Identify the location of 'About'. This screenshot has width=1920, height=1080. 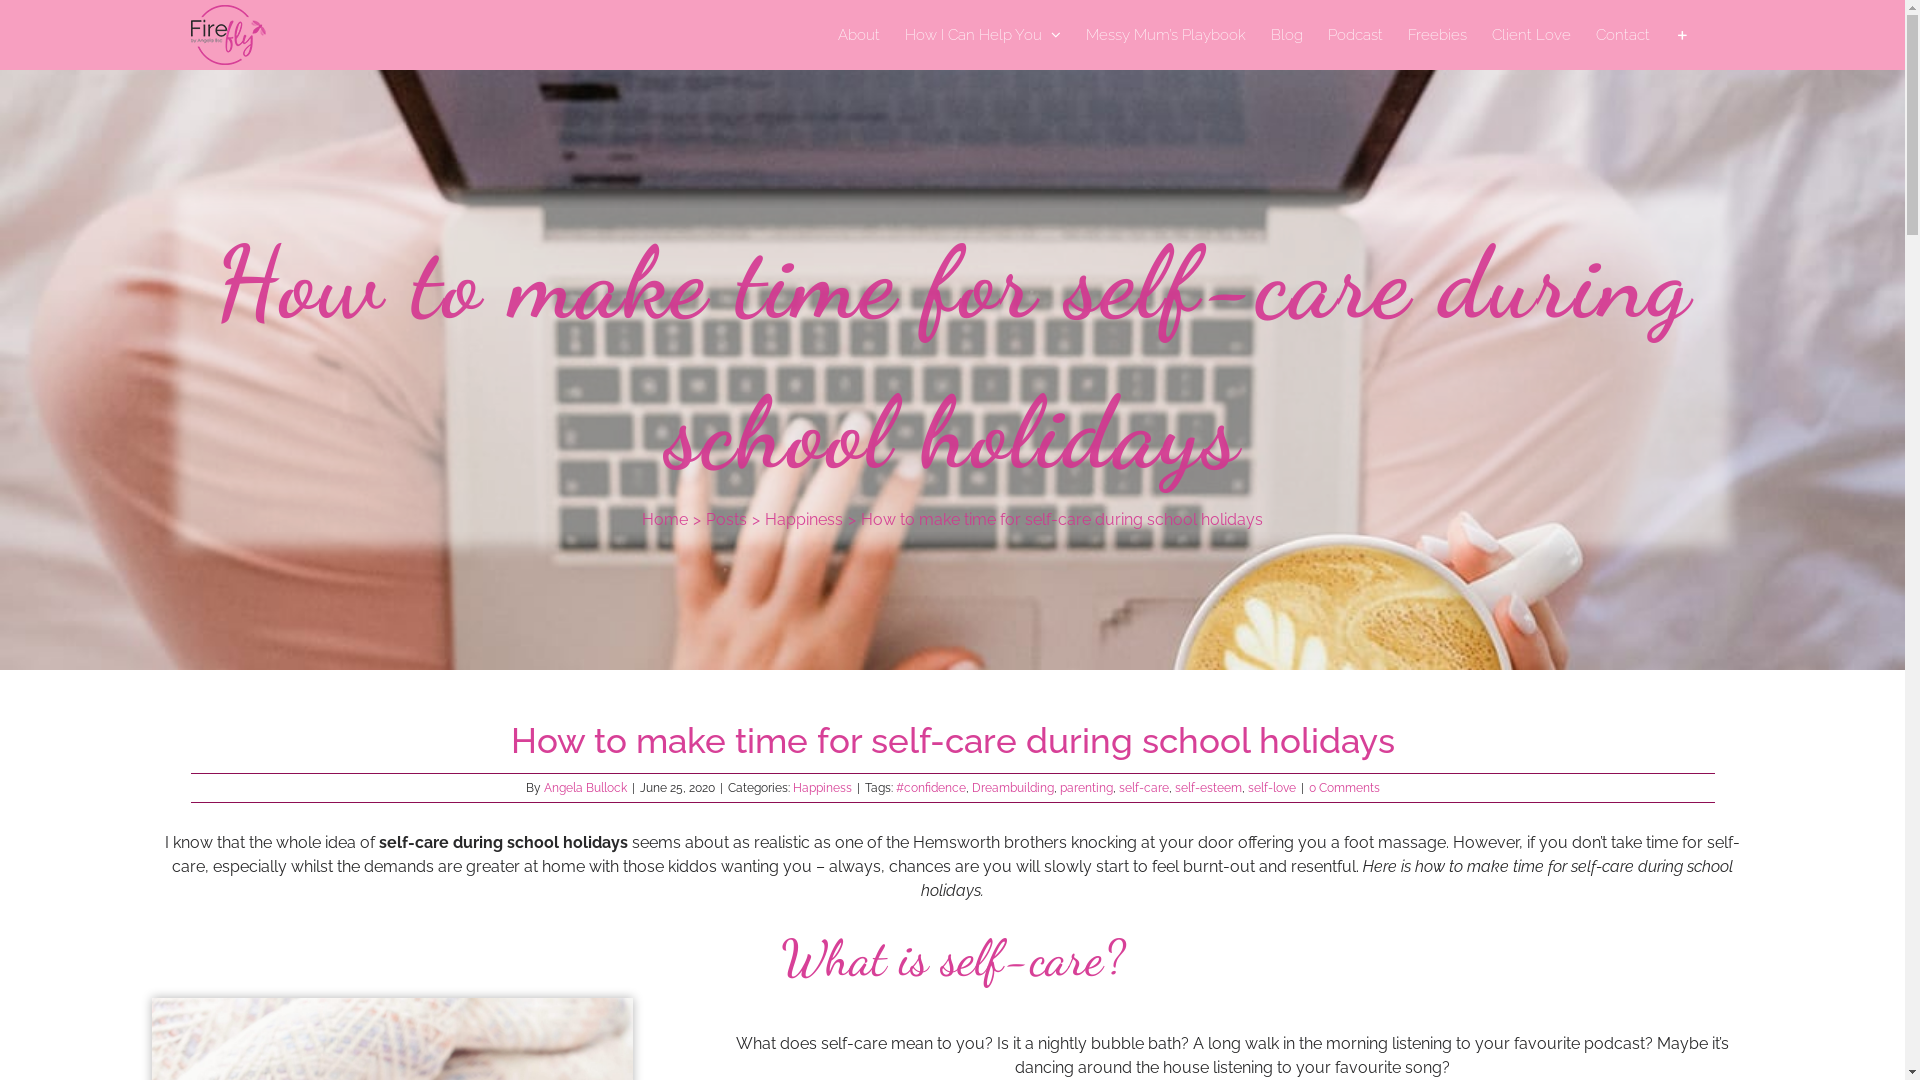
(859, 34).